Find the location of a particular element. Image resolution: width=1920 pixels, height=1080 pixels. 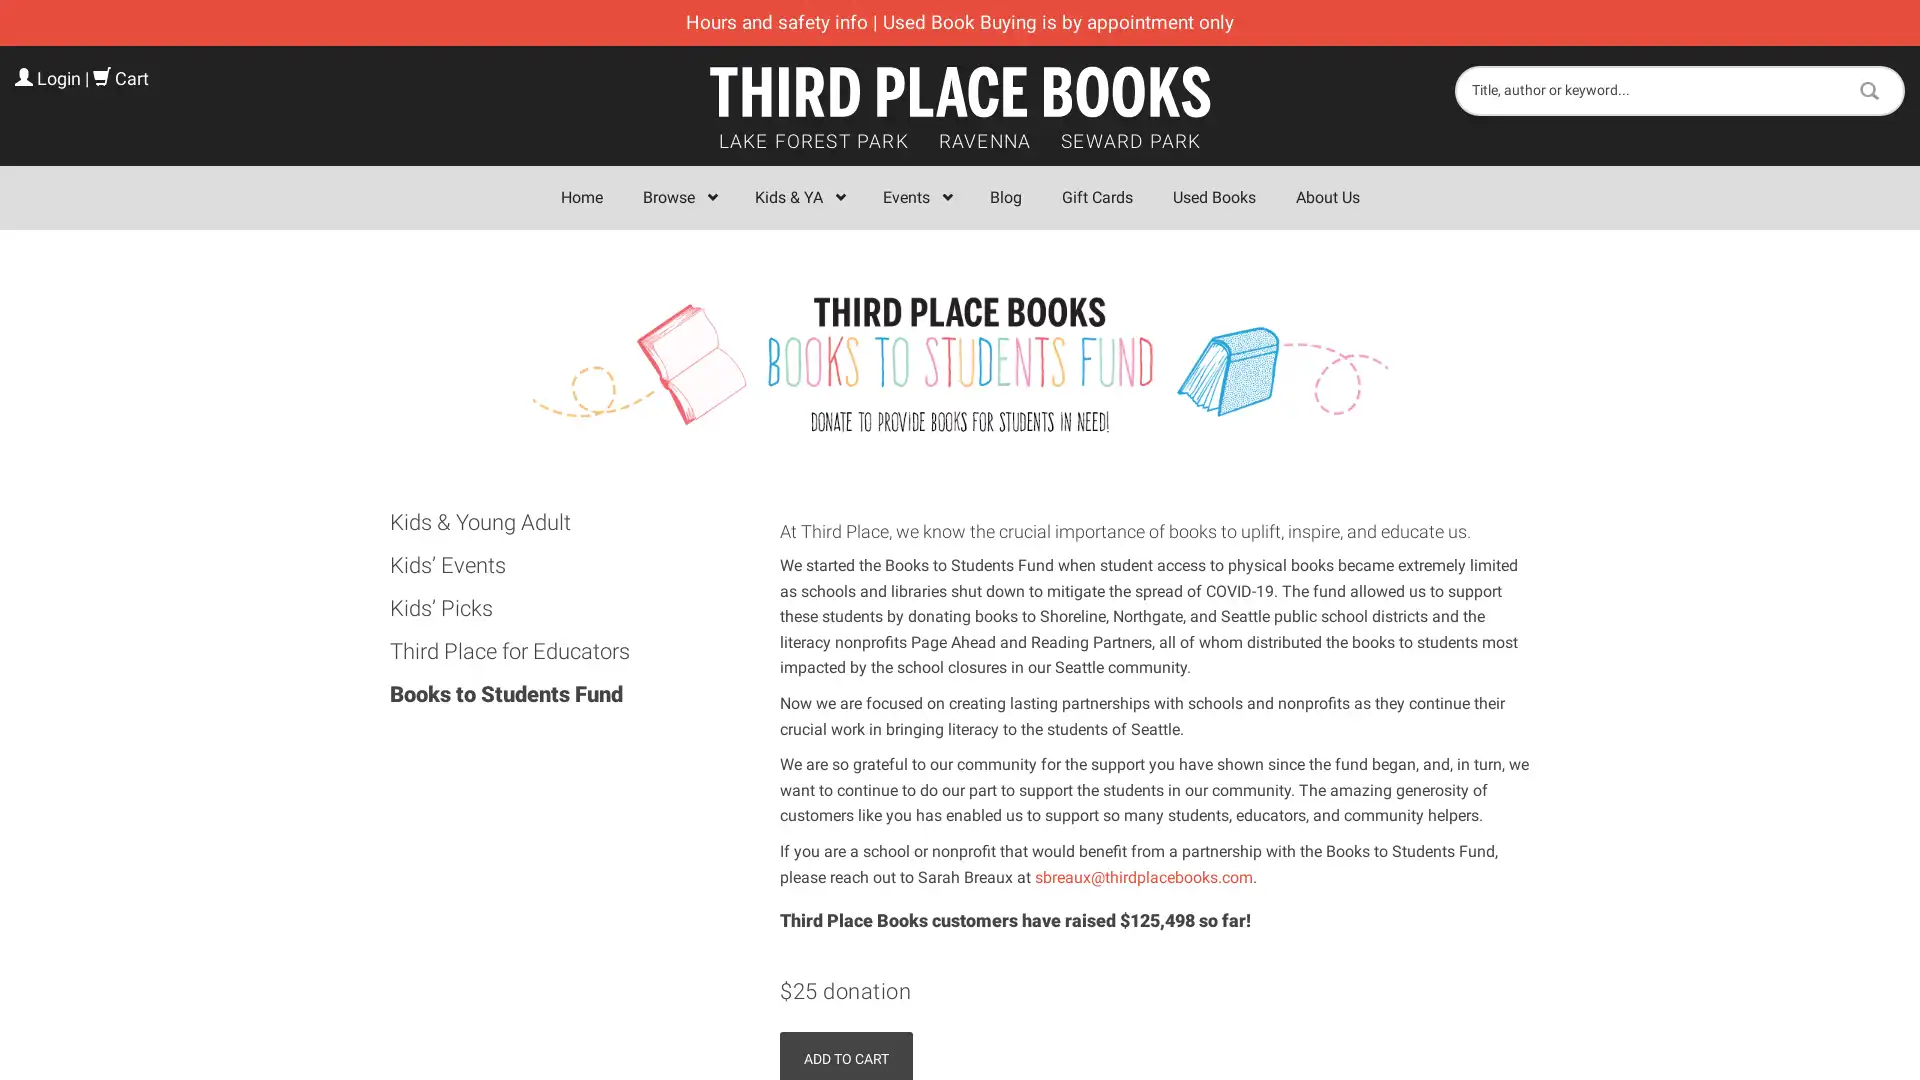

Sign Up! is located at coordinates (960, 744).